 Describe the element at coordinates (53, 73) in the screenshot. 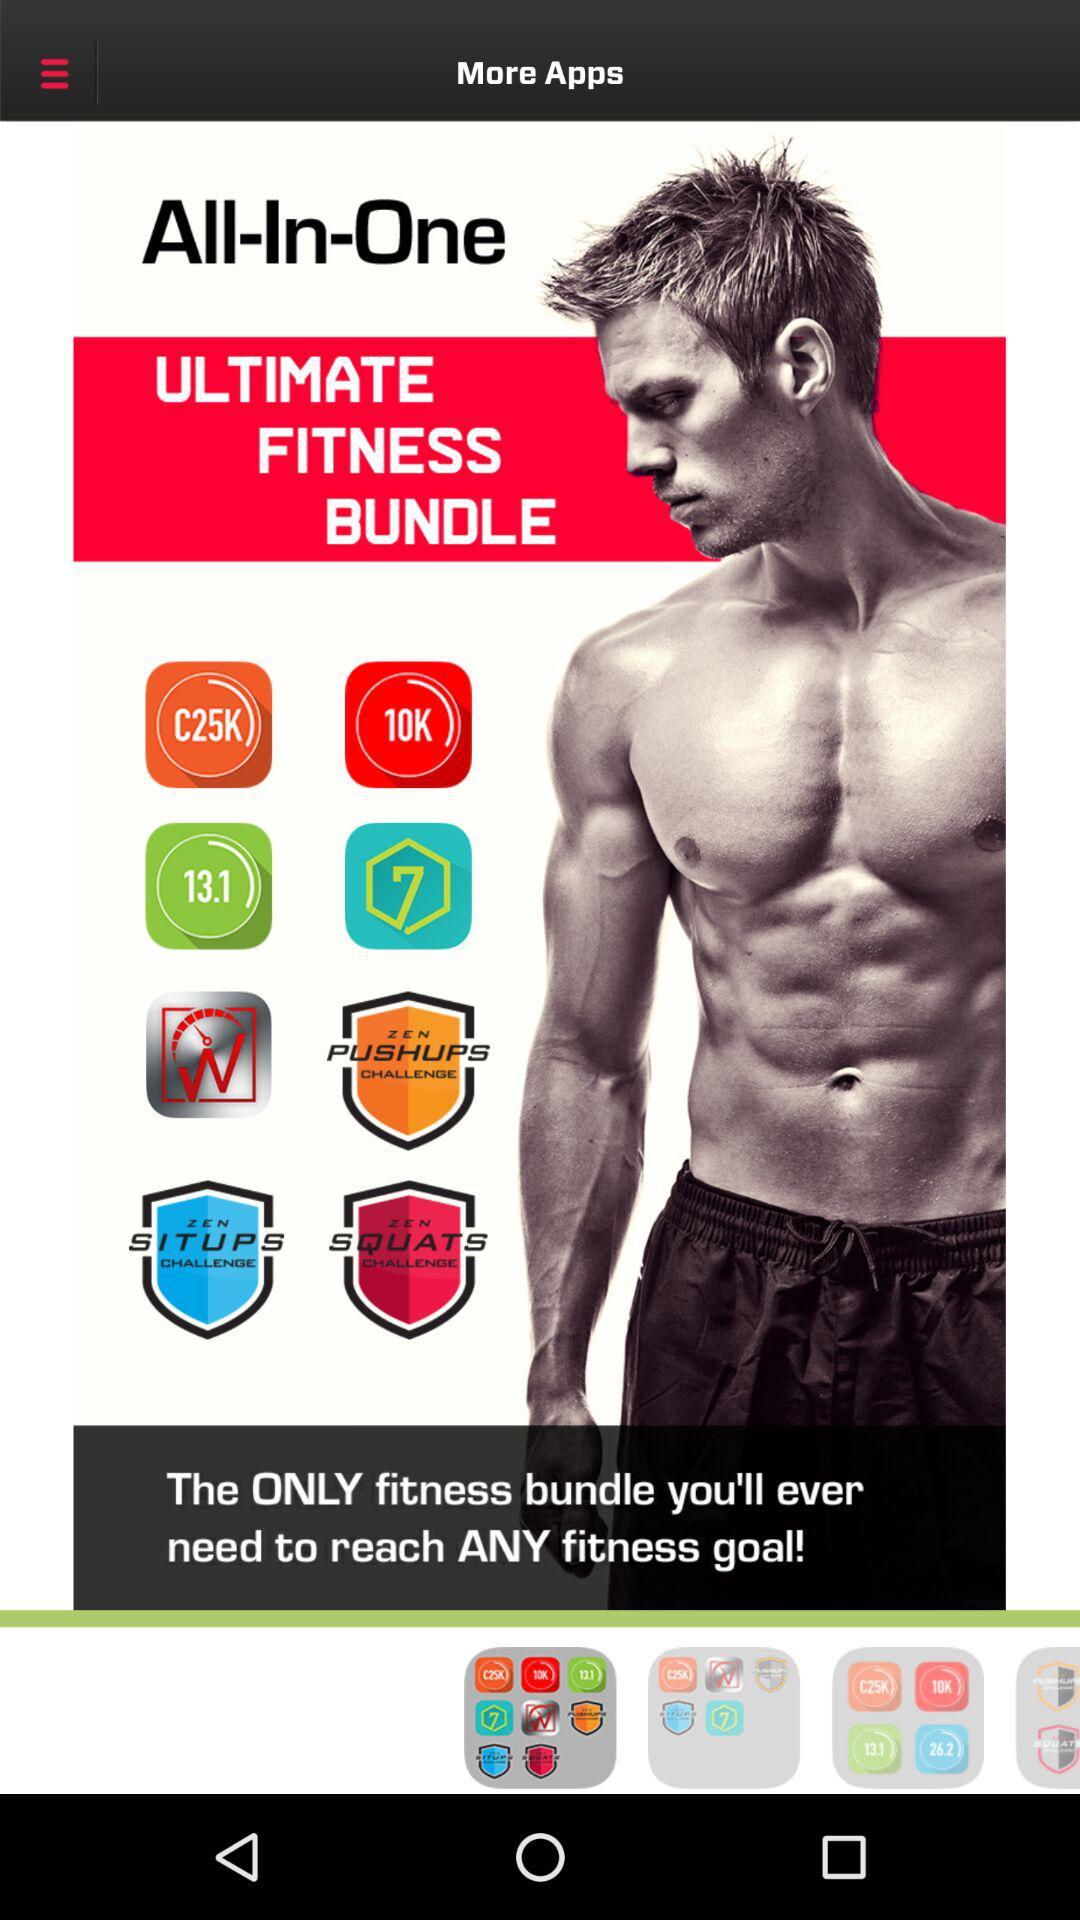

I see `open menu` at that location.